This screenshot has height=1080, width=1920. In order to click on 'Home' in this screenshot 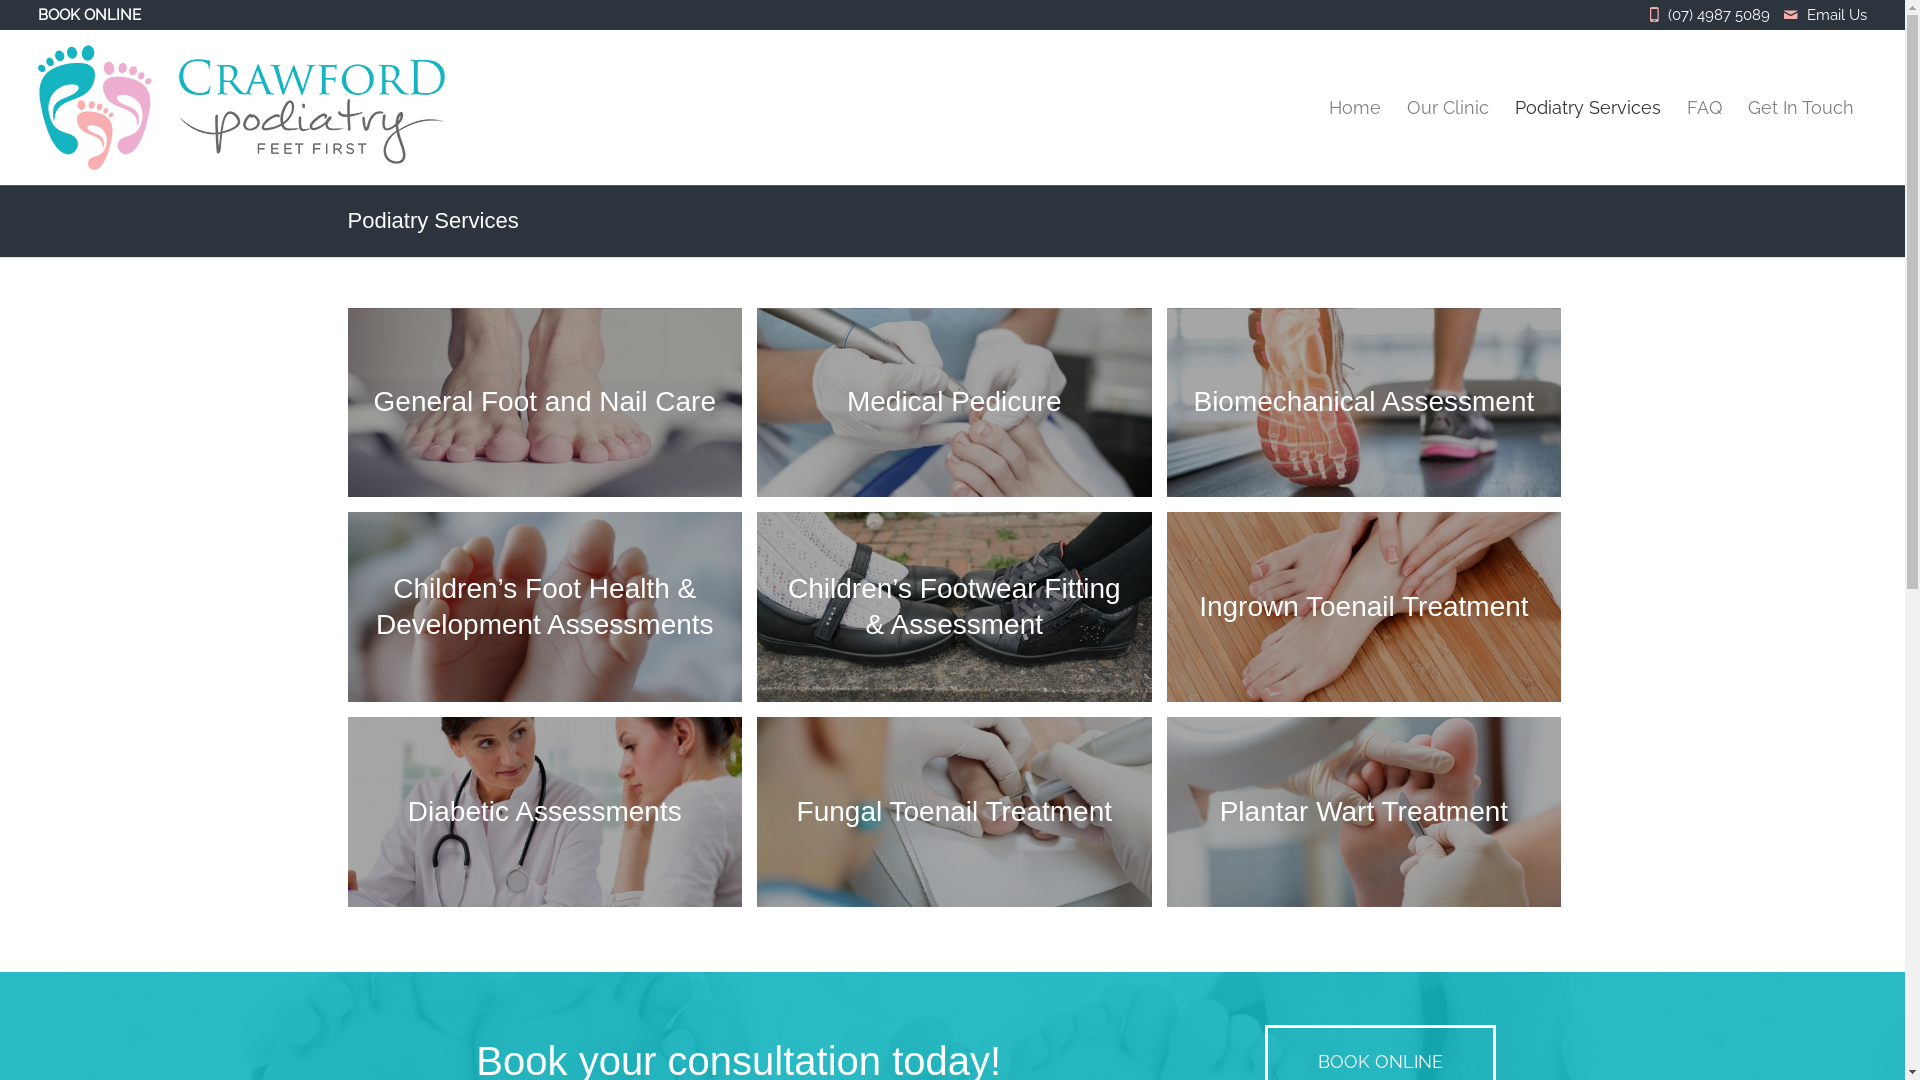, I will do `click(1315, 107)`.